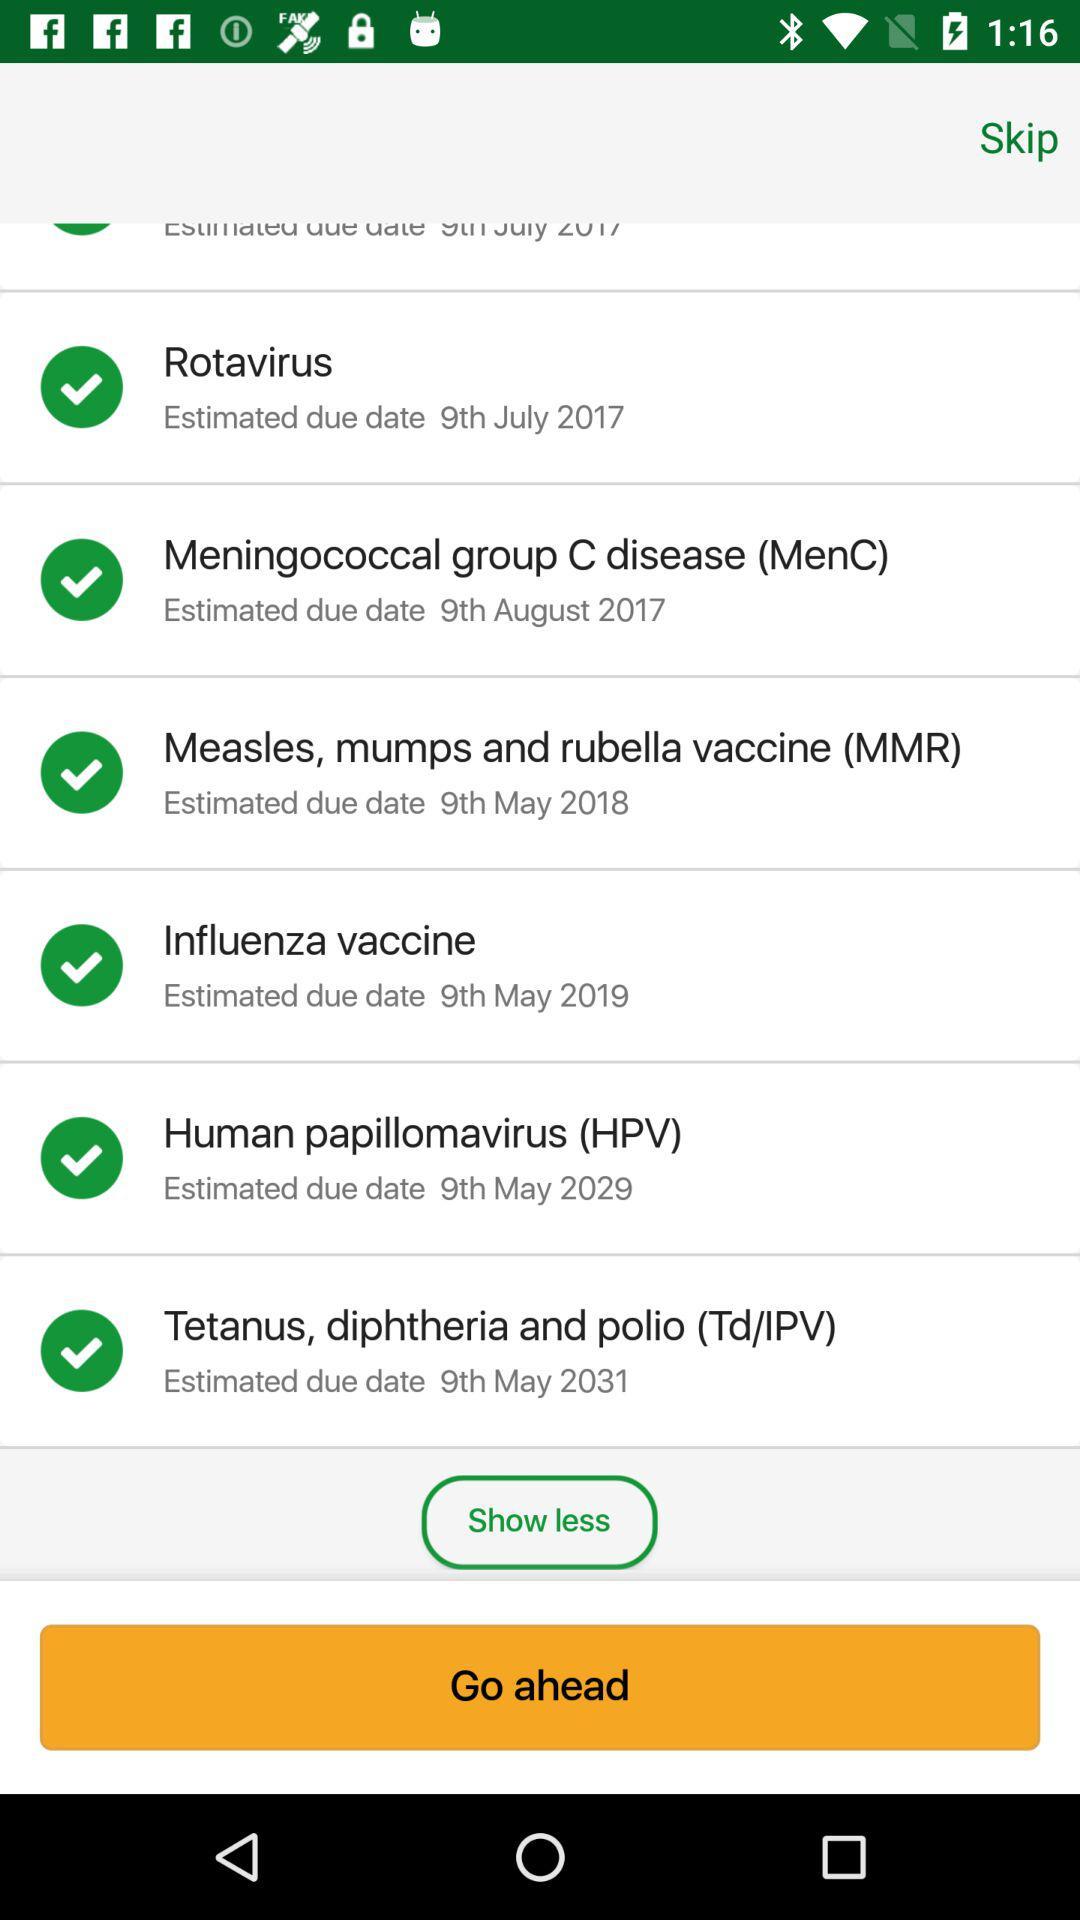  Describe the element at coordinates (101, 771) in the screenshot. I see `information` at that location.